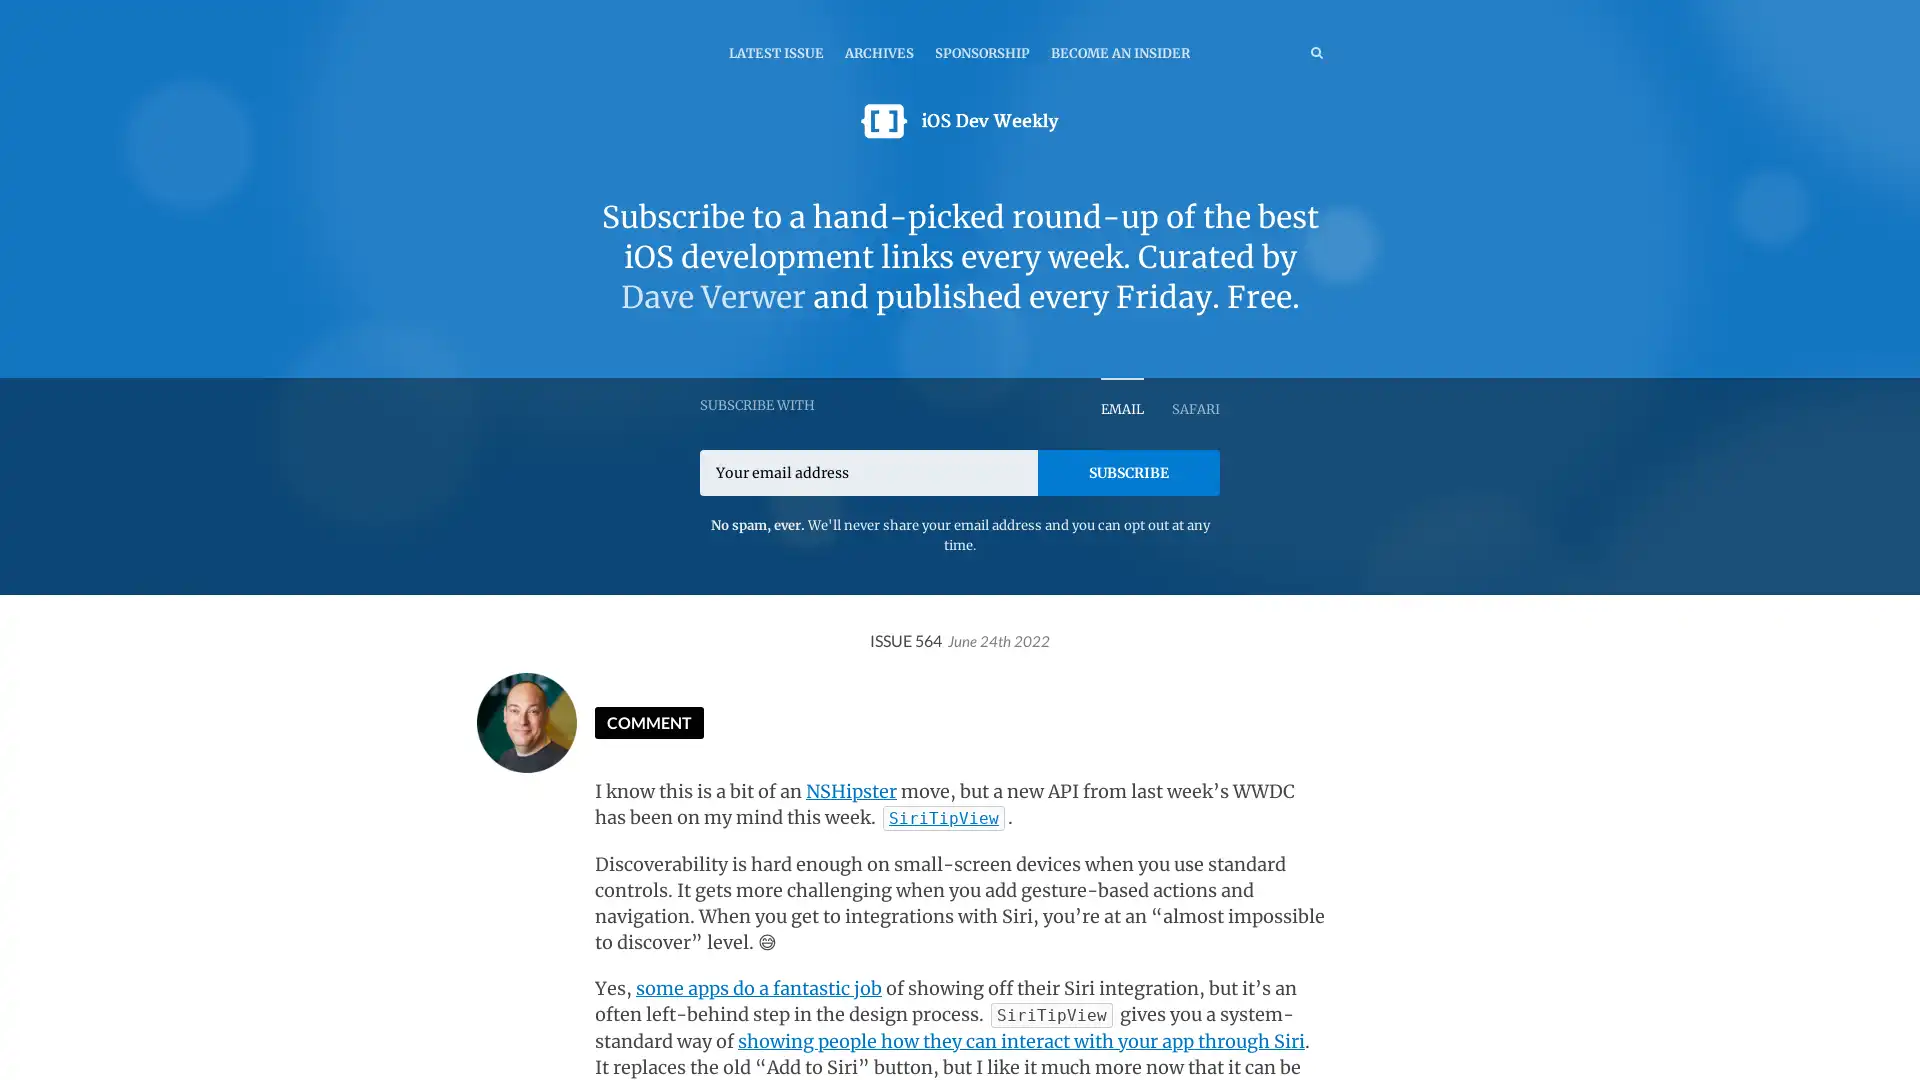 The image size is (1920, 1080). I want to click on SAFARI, so click(1195, 402).